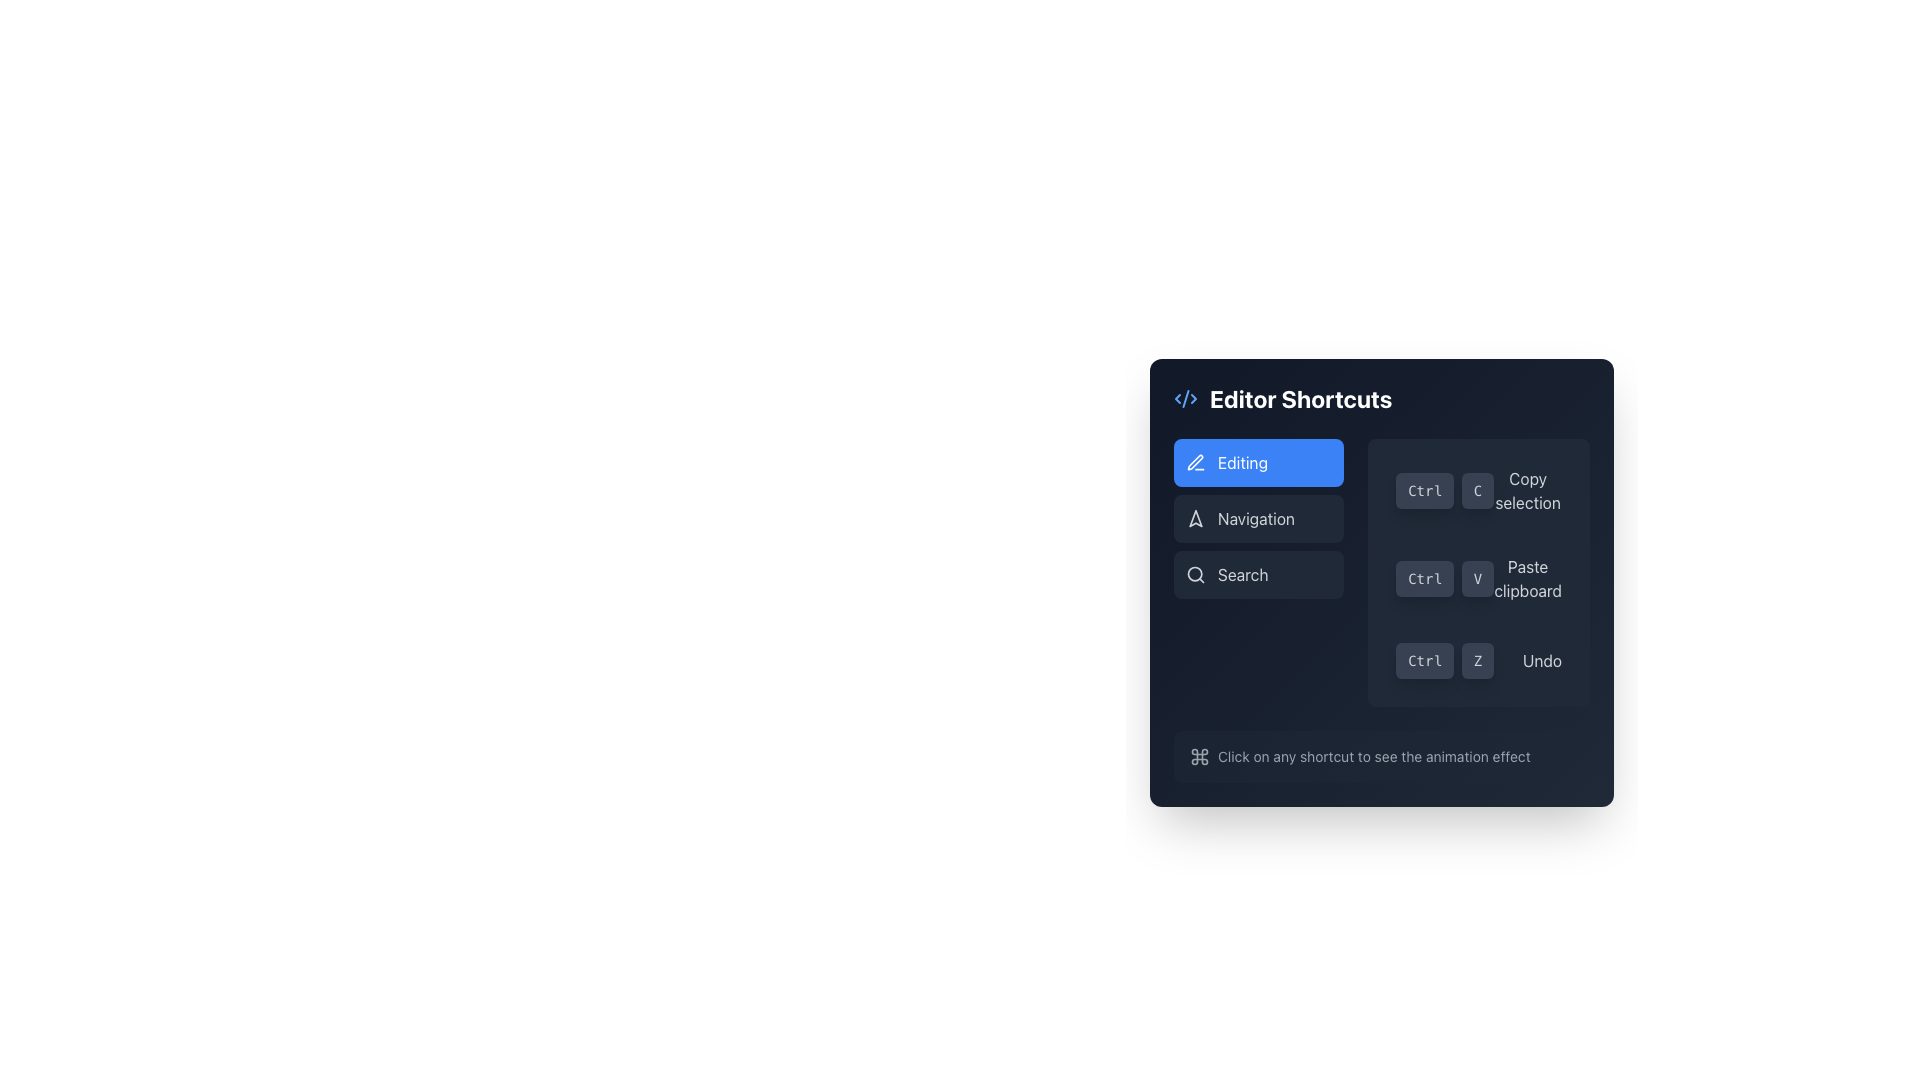 Image resolution: width=1920 pixels, height=1080 pixels. I want to click on the descriptive text label that informs users about the functionality of shortcuts in the 'Editor Shortcuts' dialog box, so click(1373, 756).